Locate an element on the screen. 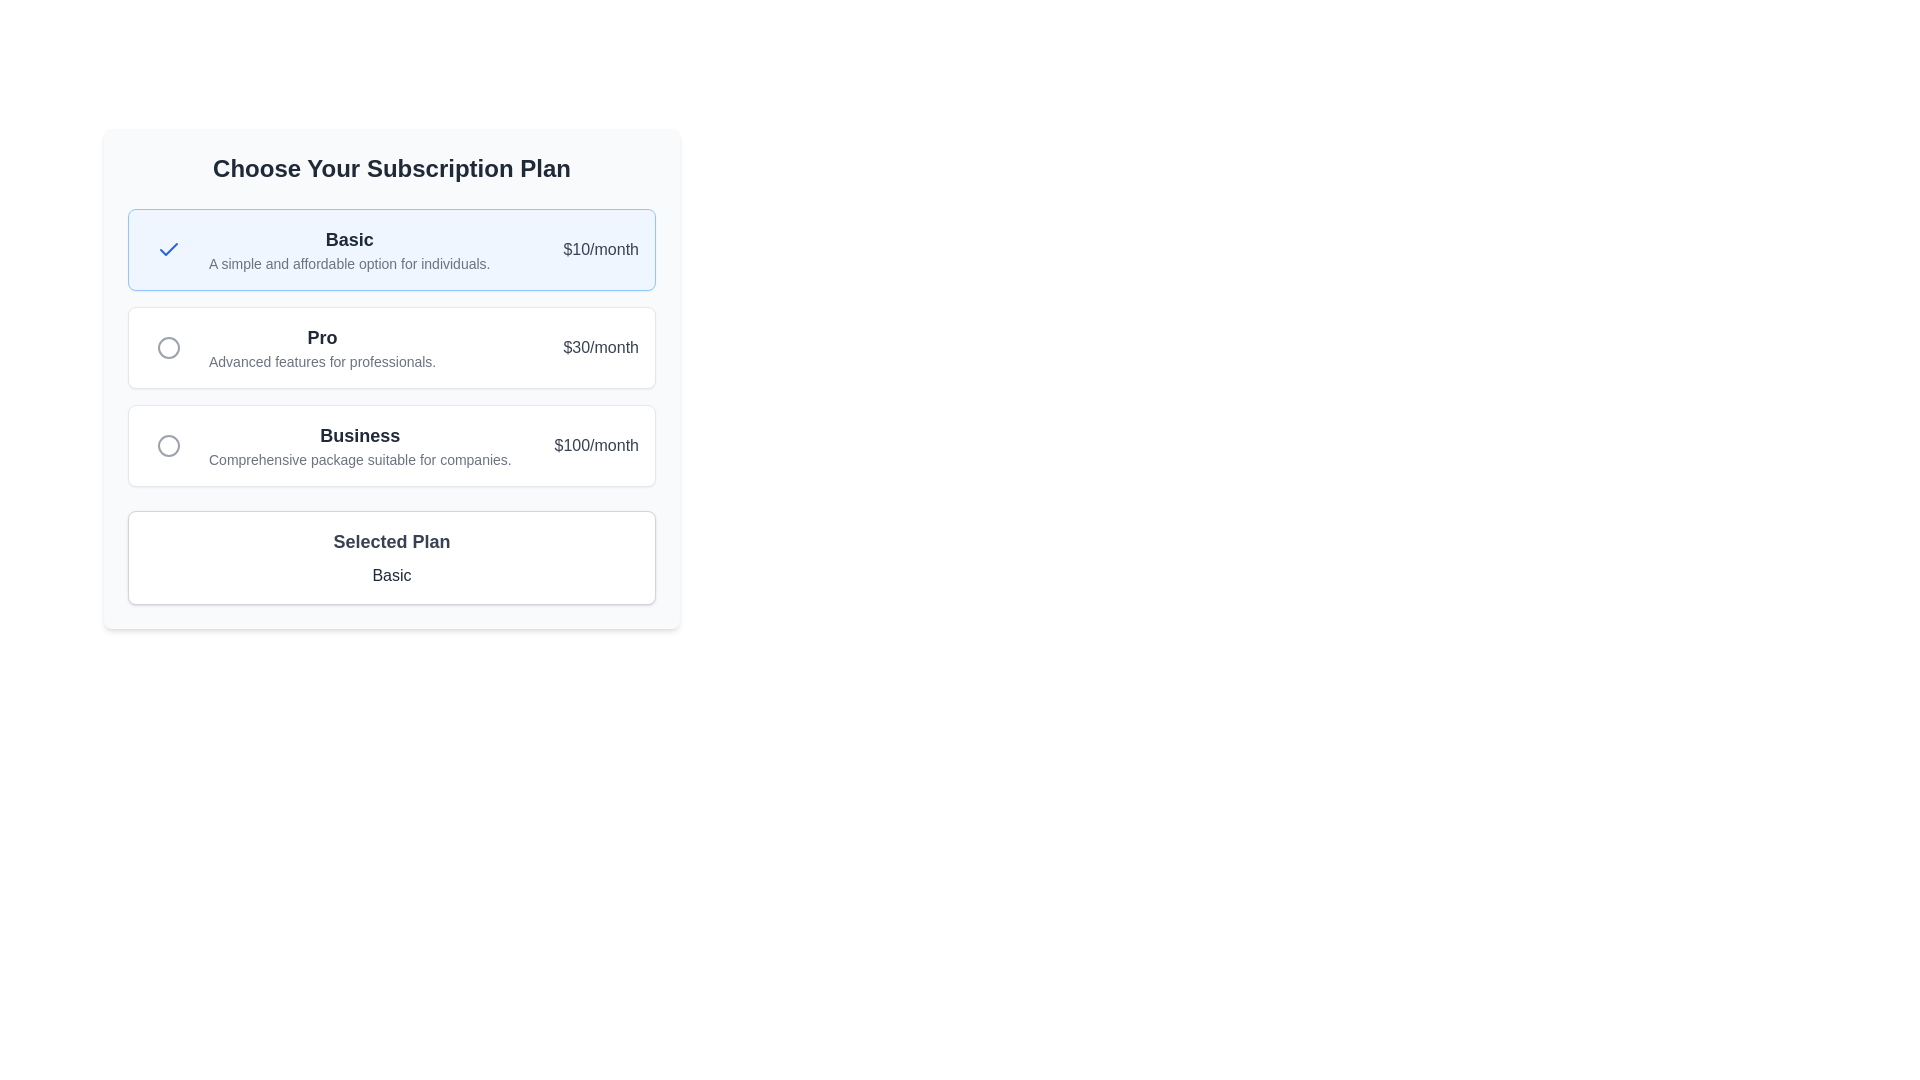 The width and height of the screenshot is (1920, 1080). the 'Pro' subscription plan Selectable Card is located at coordinates (392, 346).